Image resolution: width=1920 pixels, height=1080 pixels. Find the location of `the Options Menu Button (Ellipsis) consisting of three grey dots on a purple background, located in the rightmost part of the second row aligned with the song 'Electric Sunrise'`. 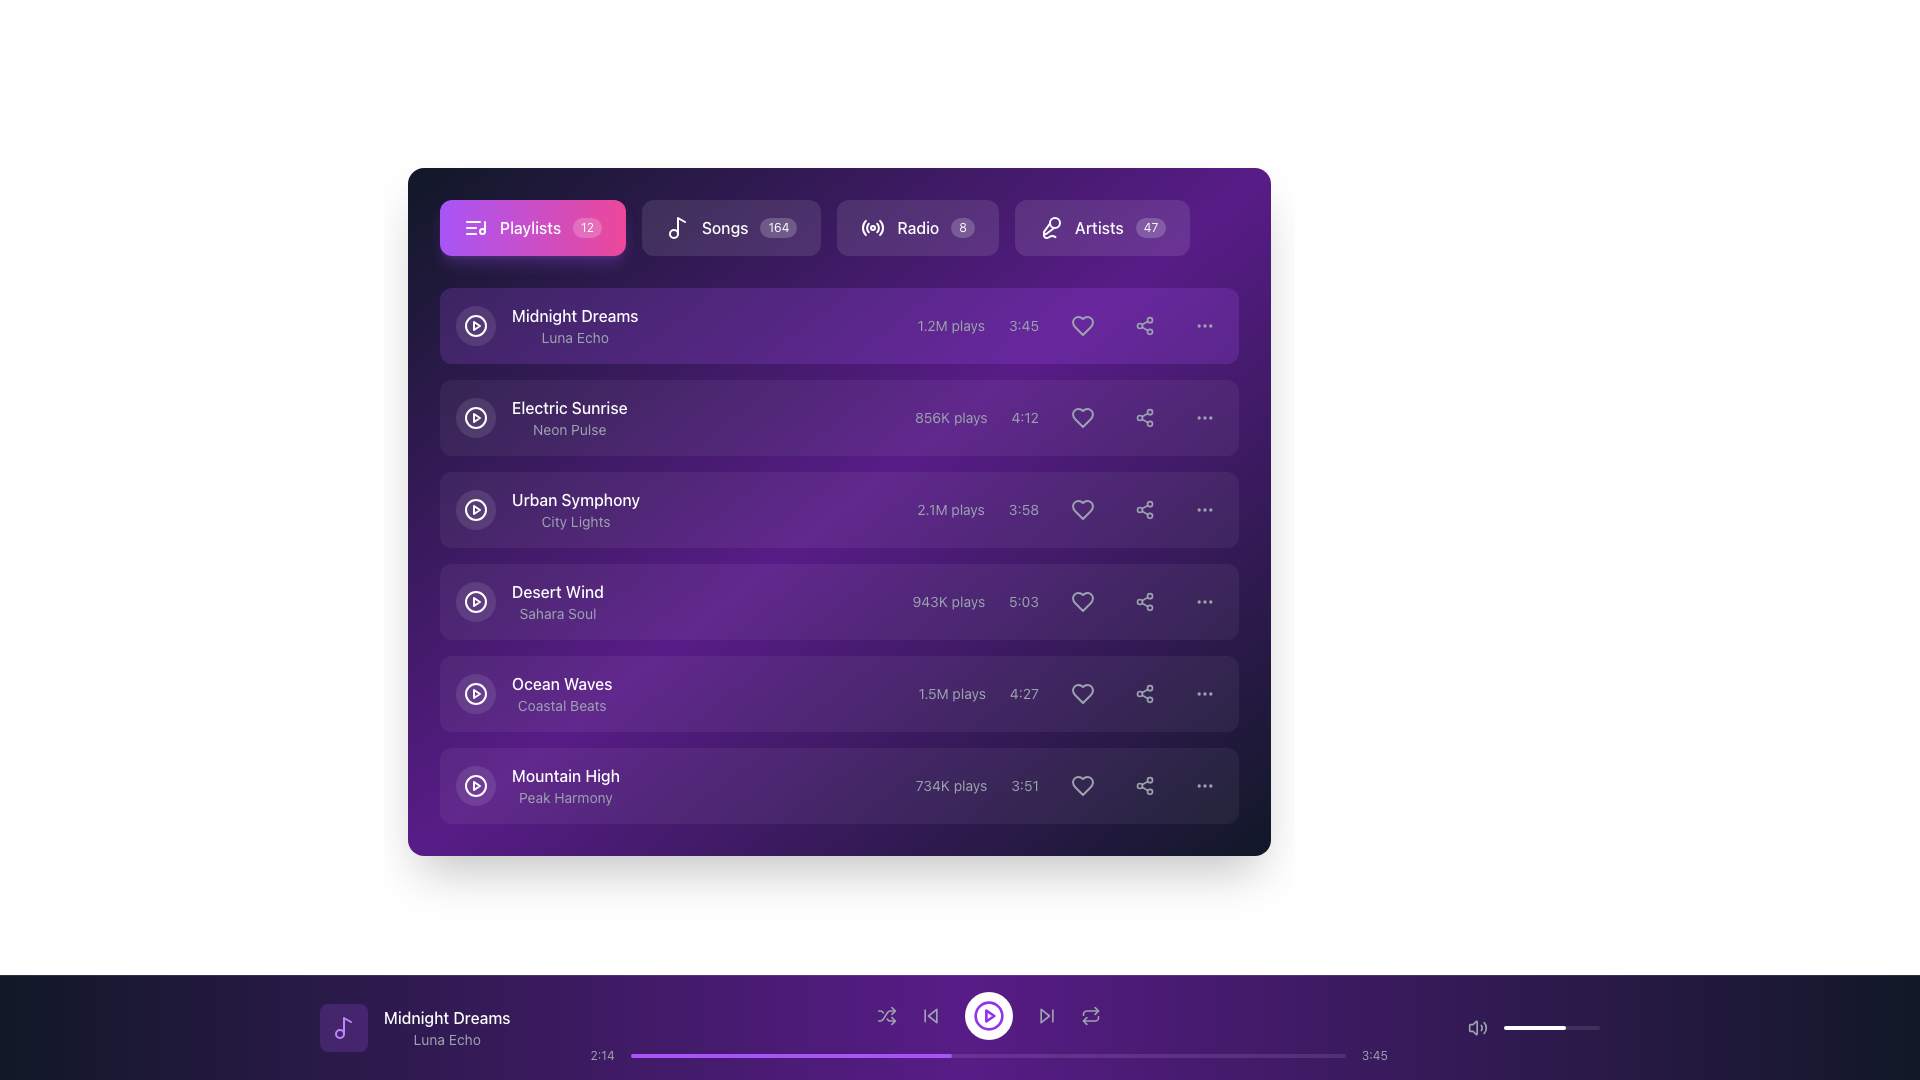

the Options Menu Button (Ellipsis) consisting of three grey dots on a purple background, located in the rightmost part of the second row aligned with the song 'Electric Sunrise' is located at coordinates (1203, 416).